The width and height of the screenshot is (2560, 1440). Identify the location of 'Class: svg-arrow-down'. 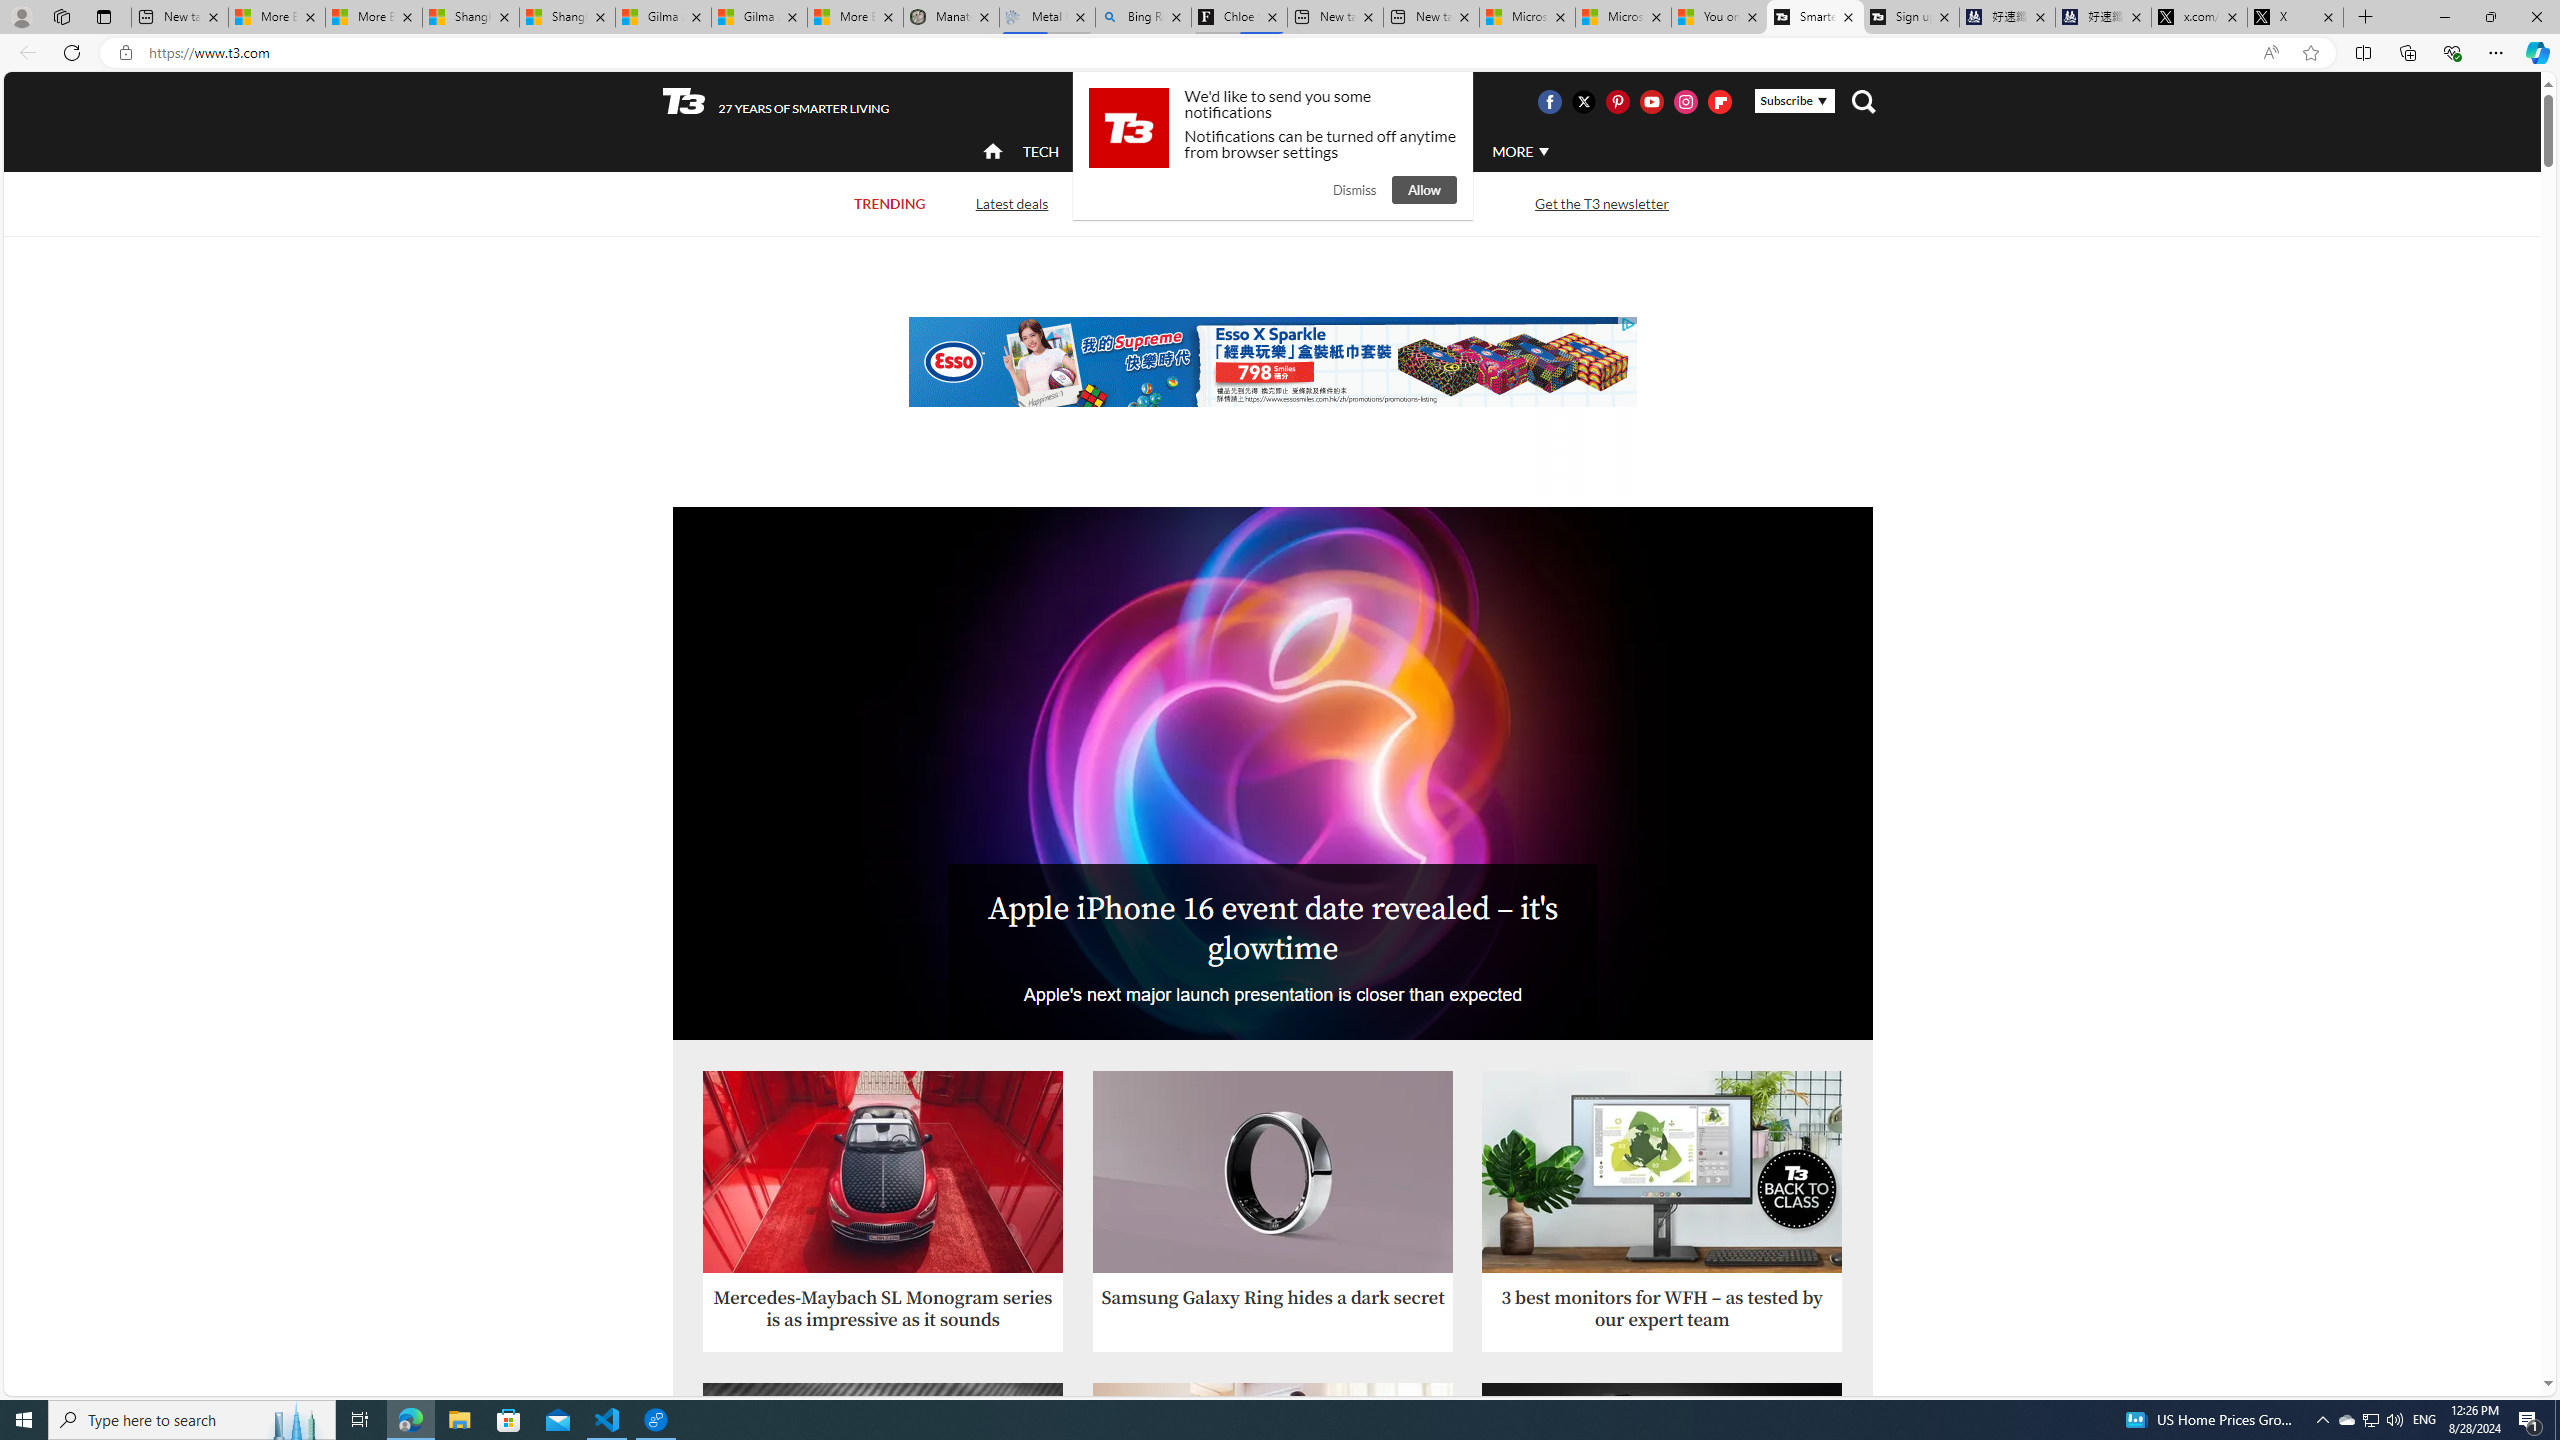
(1542, 150).